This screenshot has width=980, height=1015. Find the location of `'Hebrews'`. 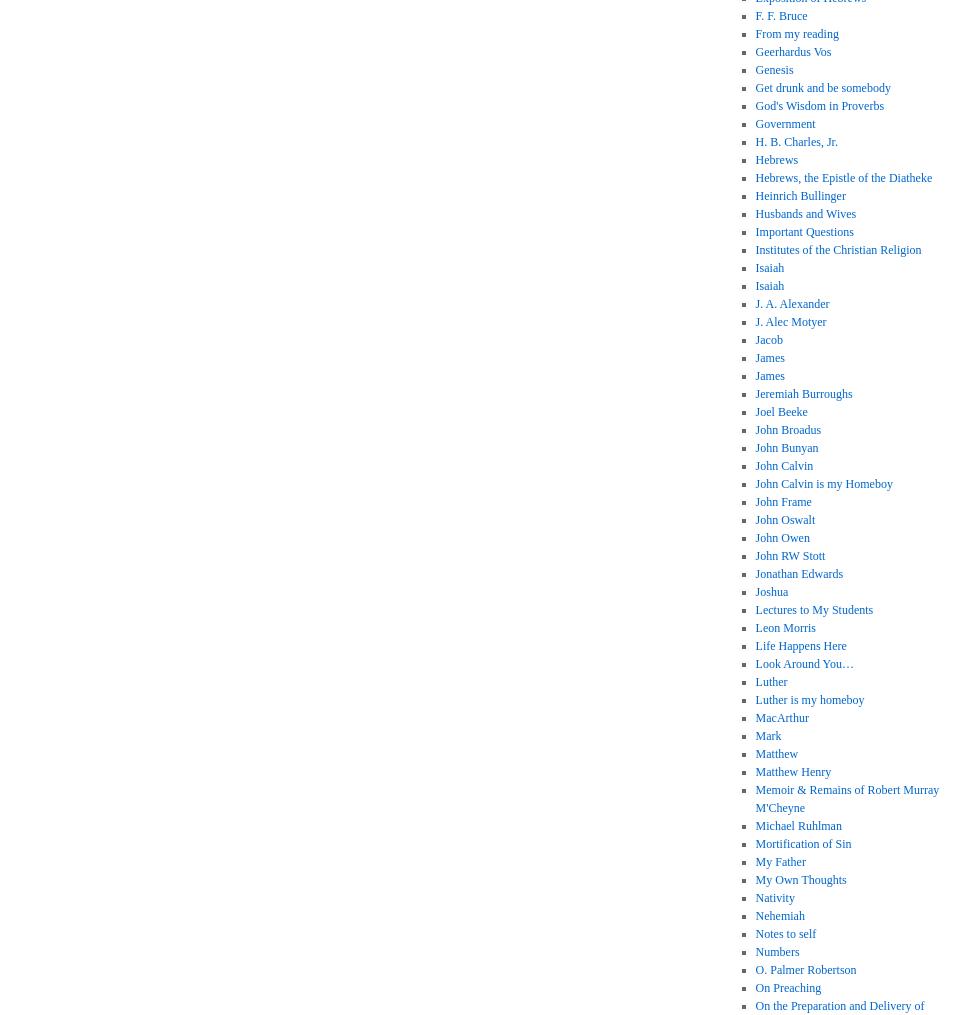

'Hebrews' is located at coordinates (776, 158).